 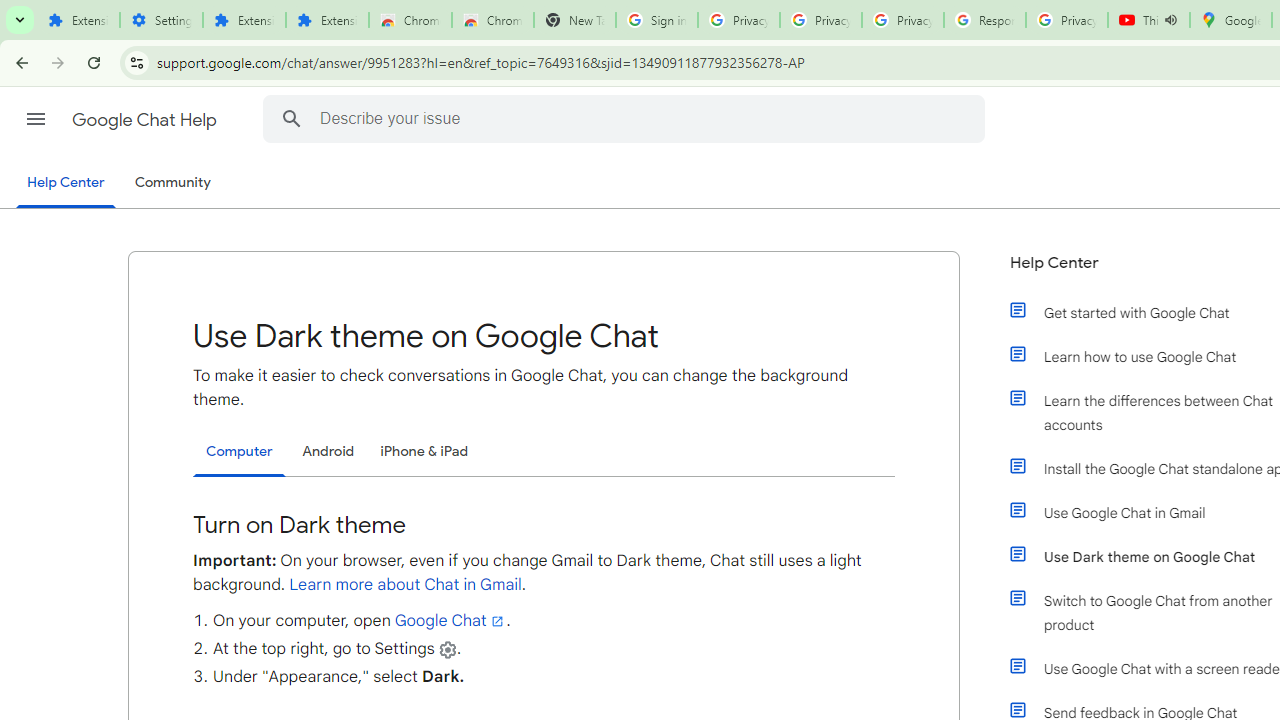 I want to click on 'Help Center', so click(x=65, y=183).